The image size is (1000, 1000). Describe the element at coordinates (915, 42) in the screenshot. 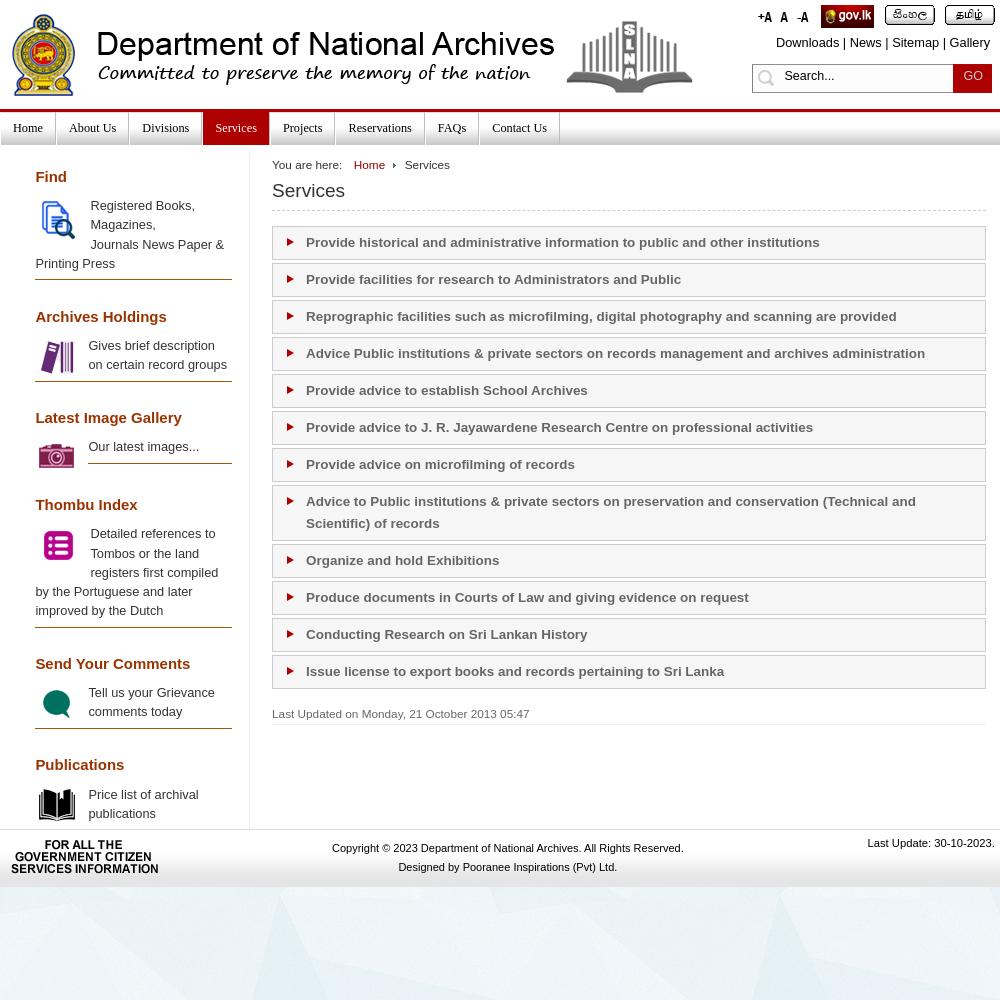

I see `'Sitemap'` at that location.